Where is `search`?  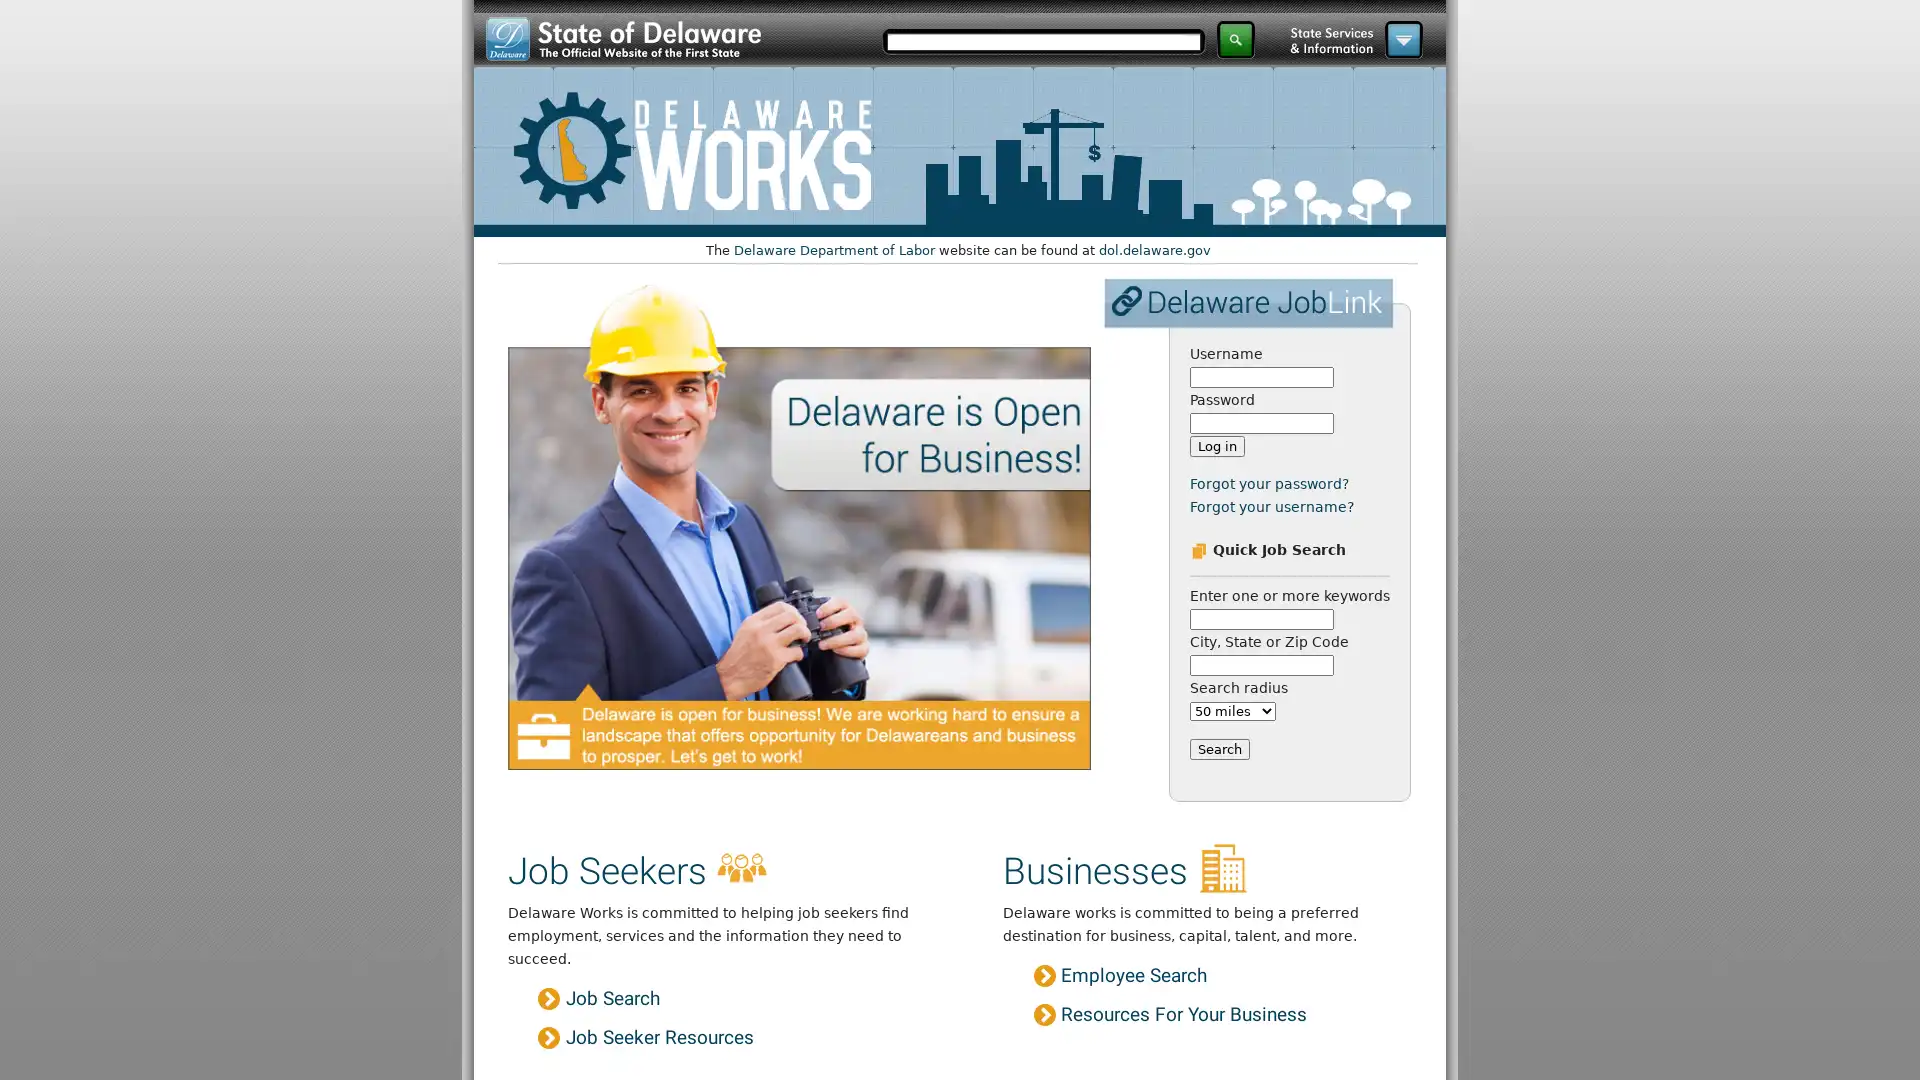 search is located at coordinates (1235, 39).